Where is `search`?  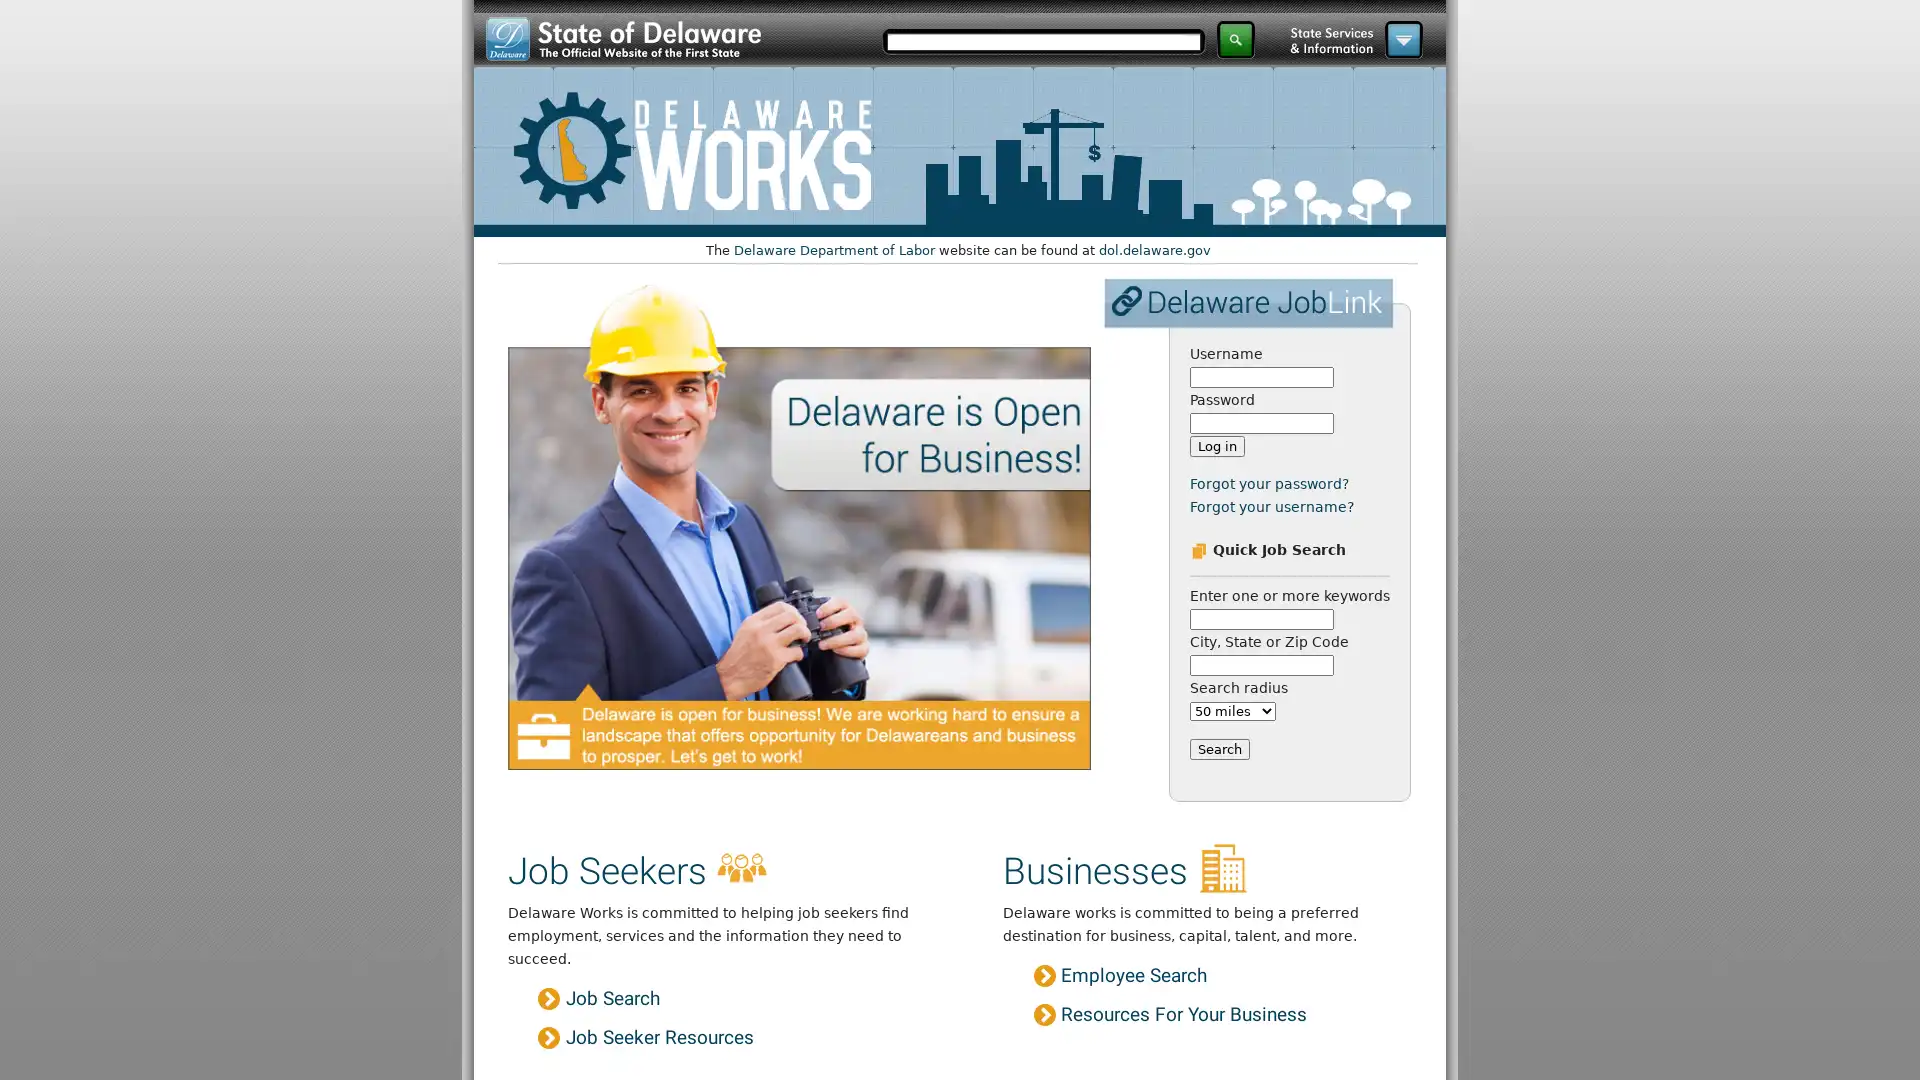 search is located at coordinates (1235, 39).